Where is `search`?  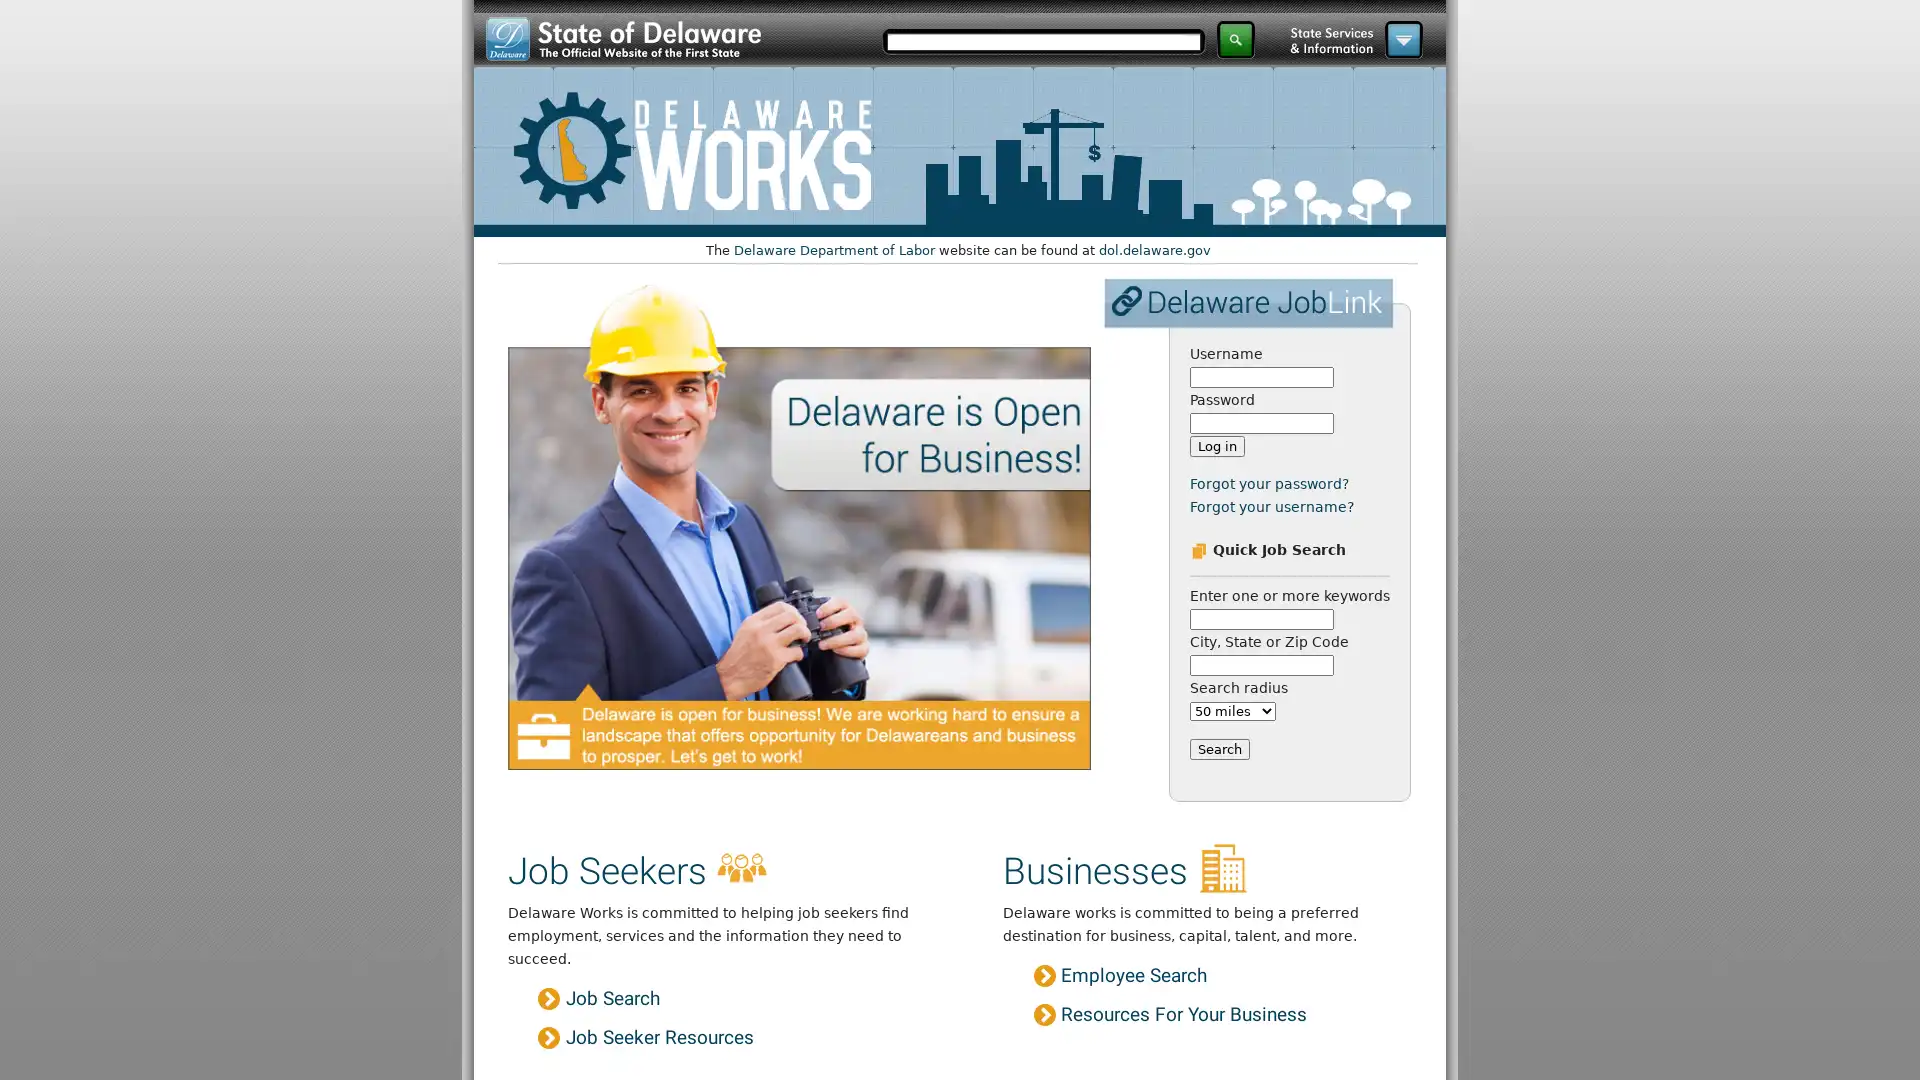 search is located at coordinates (1235, 39).